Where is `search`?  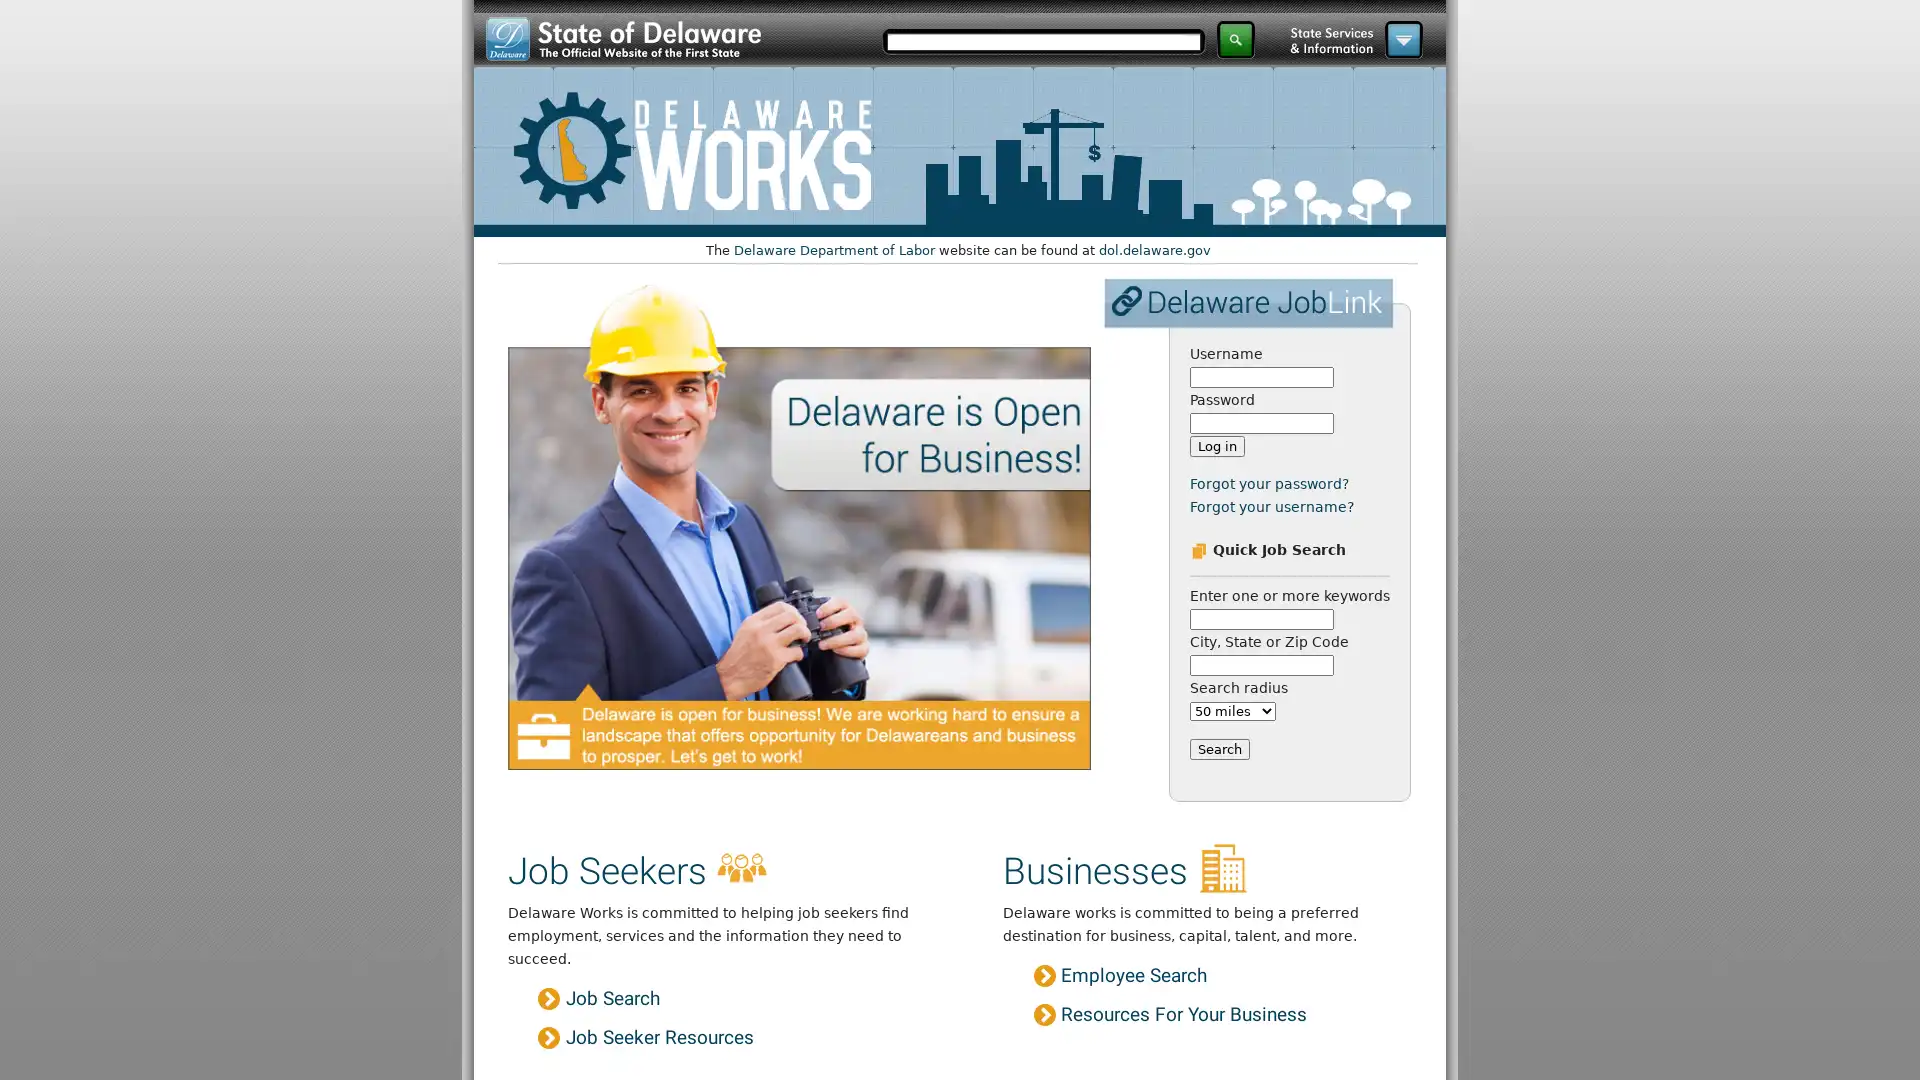 search is located at coordinates (1235, 39).